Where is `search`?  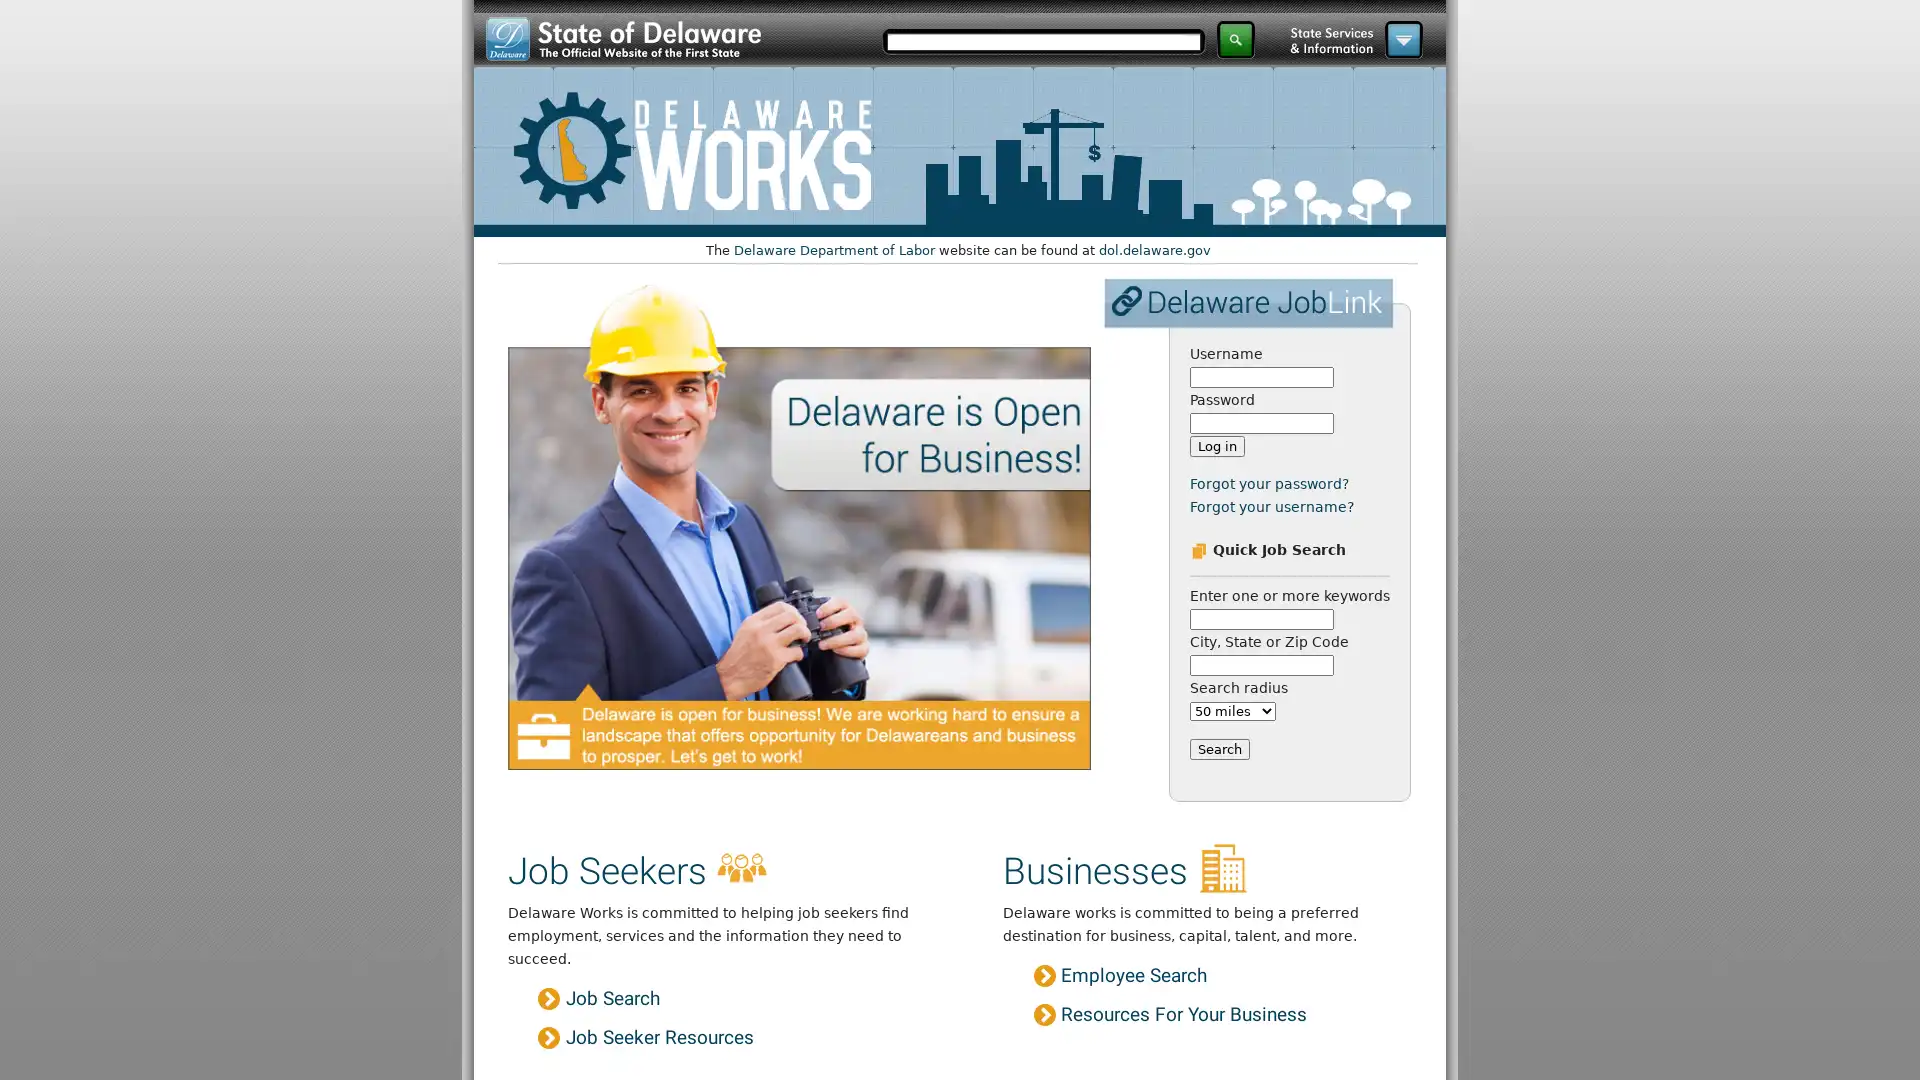 search is located at coordinates (1235, 39).